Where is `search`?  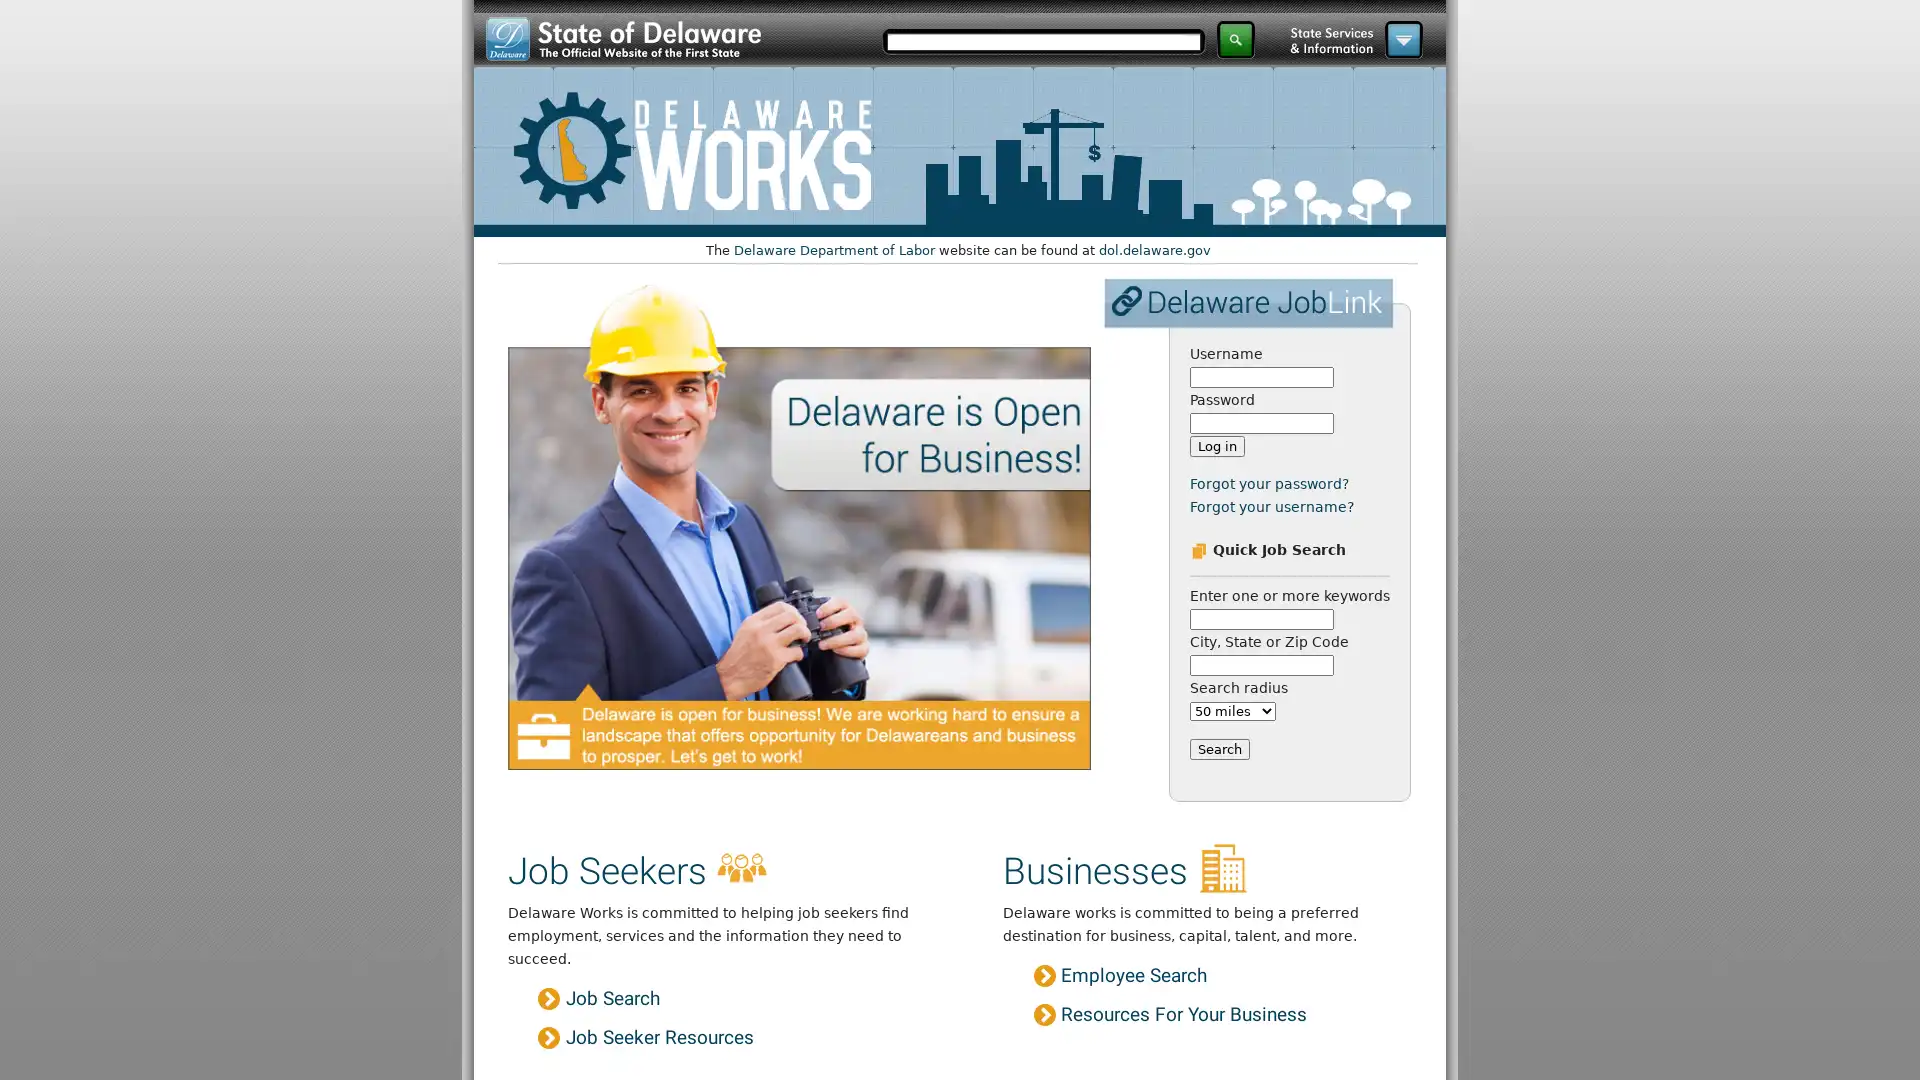 search is located at coordinates (1235, 39).